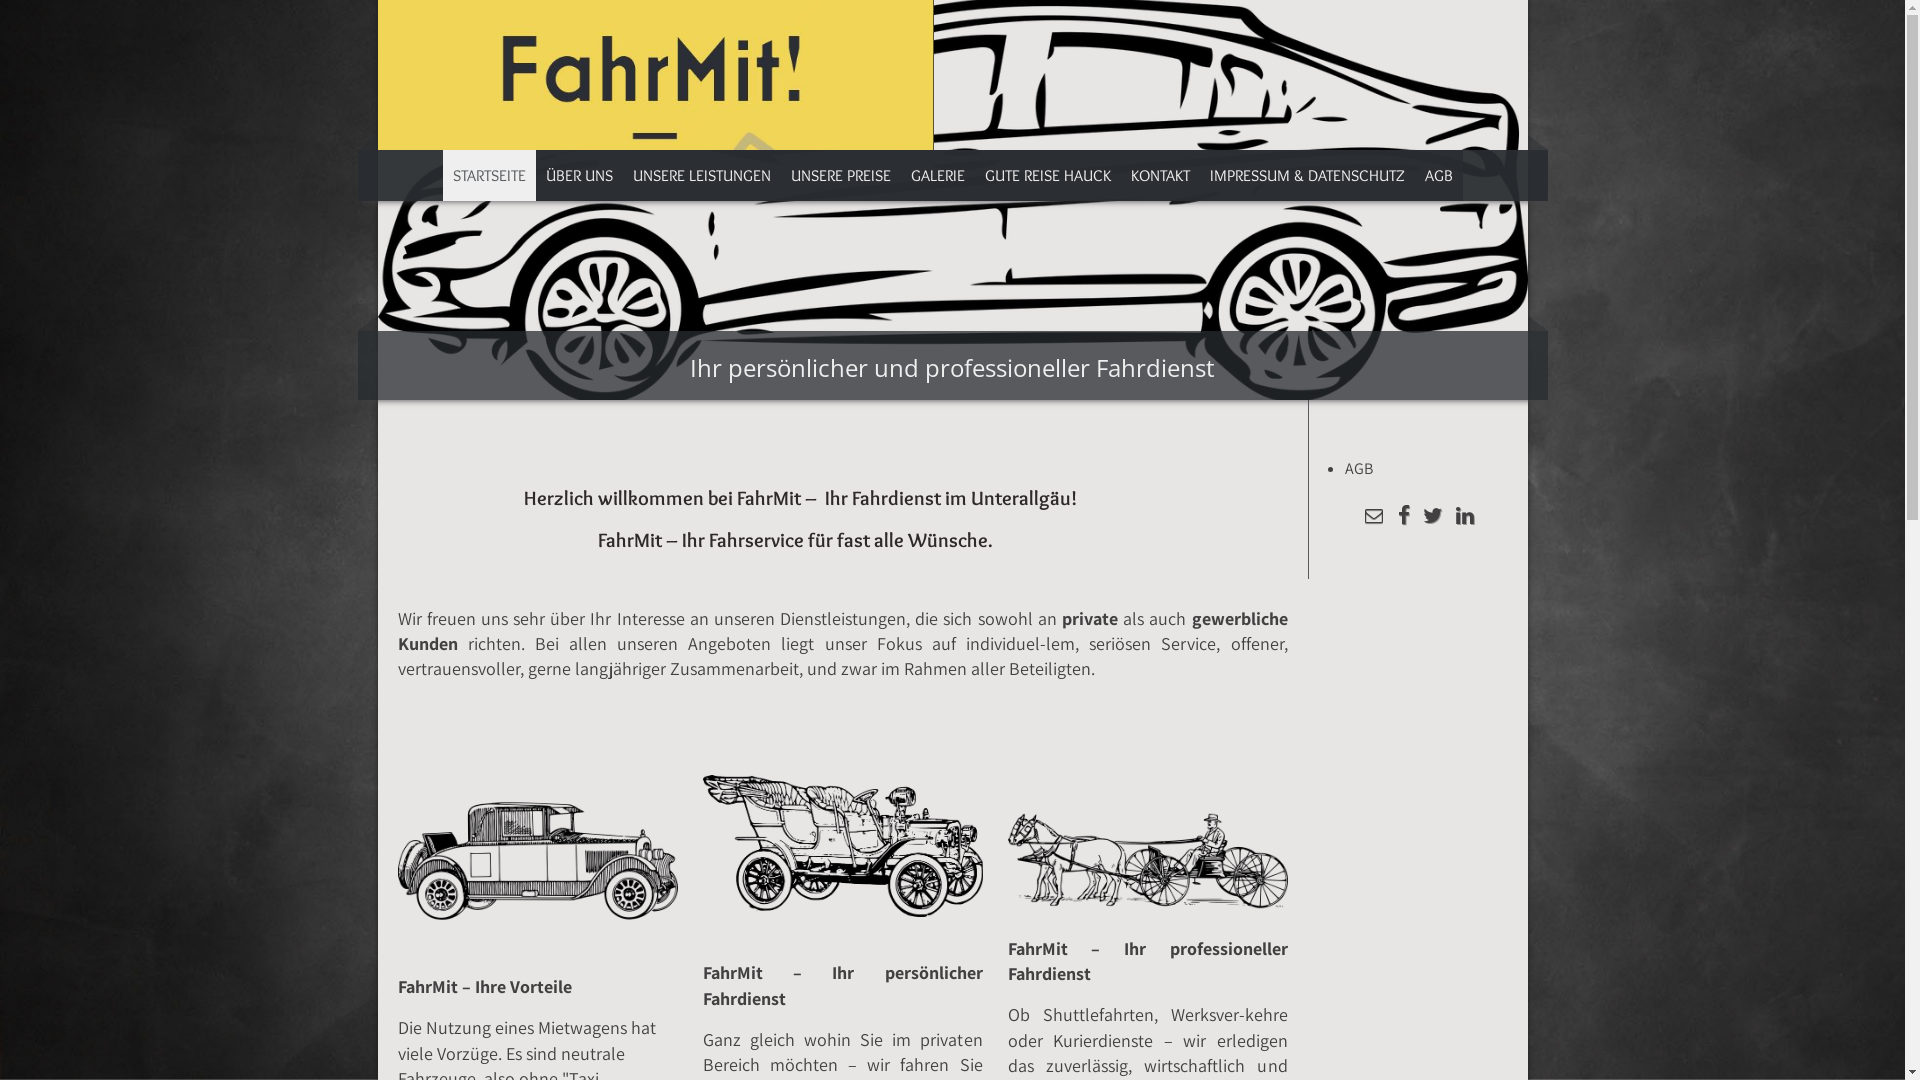 The image size is (1920, 1080). Describe the element at coordinates (935, 174) in the screenshot. I see `'GALERIE'` at that location.